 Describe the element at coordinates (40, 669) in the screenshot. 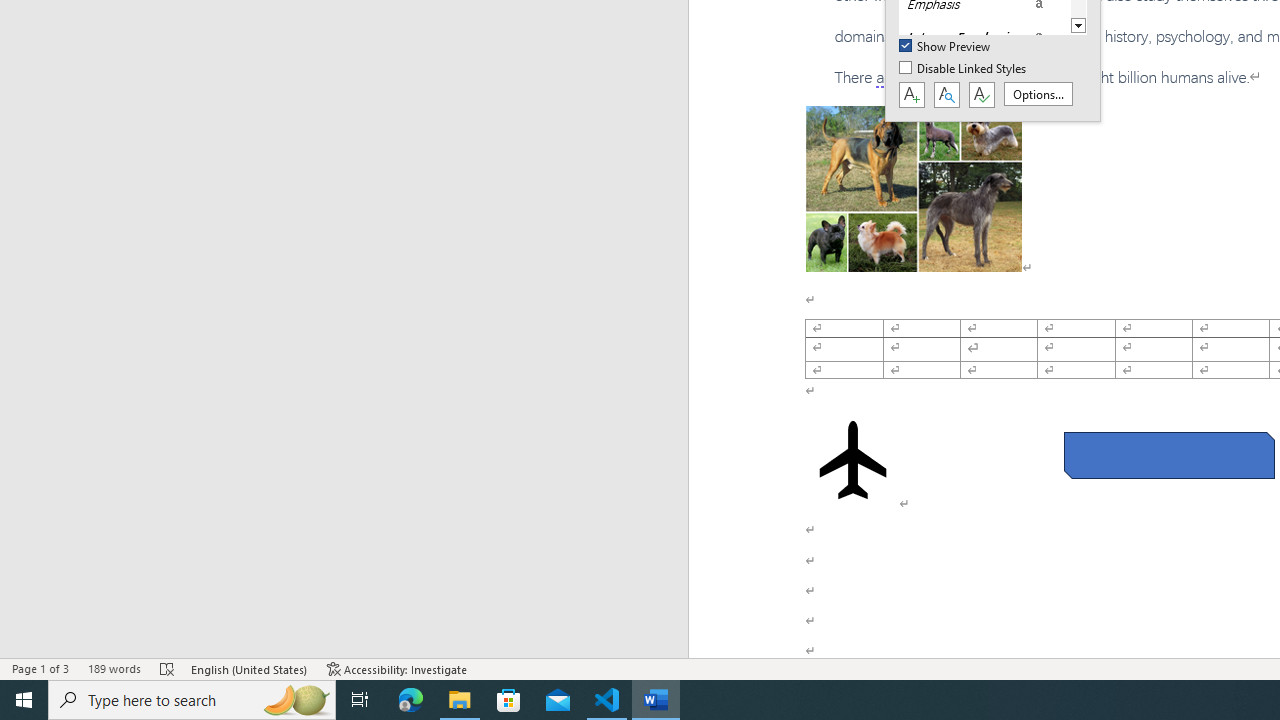

I see `'Page Number Page 1 of 3'` at that location.